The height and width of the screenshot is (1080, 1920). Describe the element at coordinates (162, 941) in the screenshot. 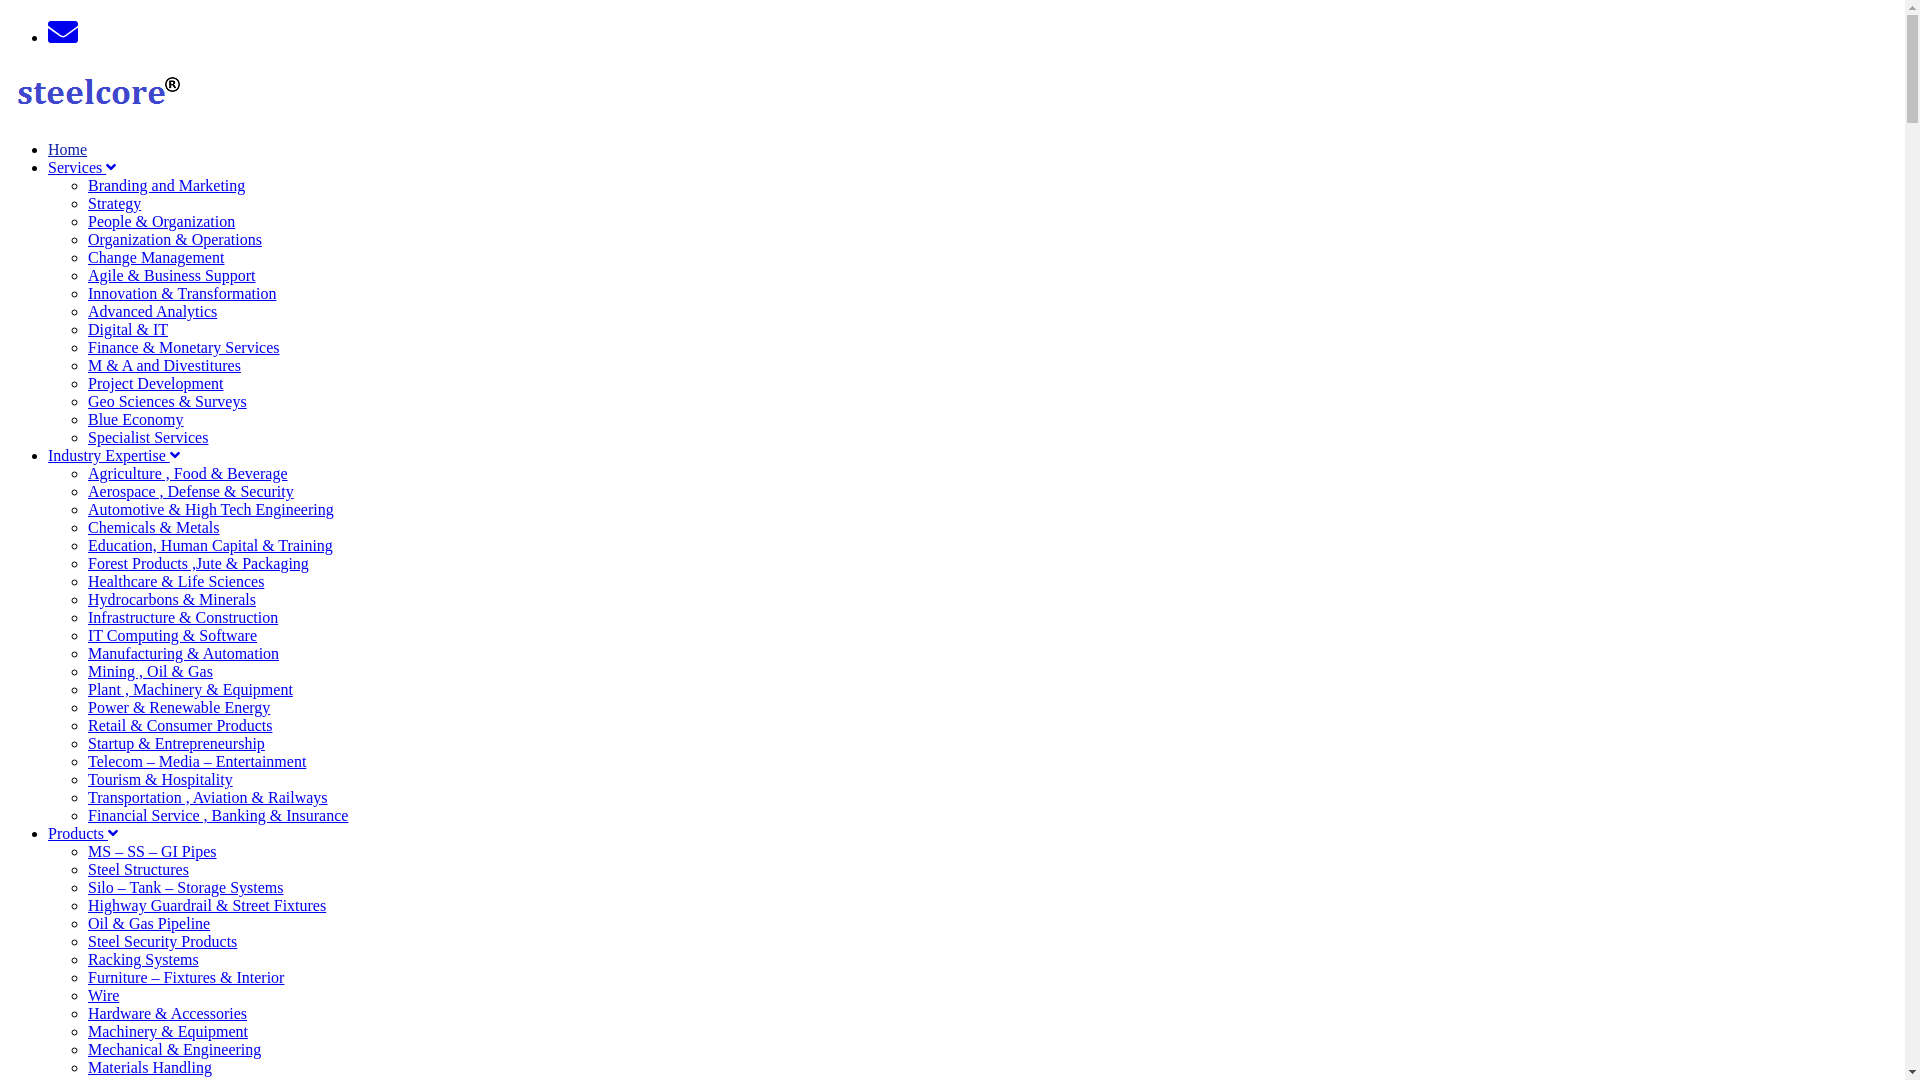

I see `'Steel Security Products'` at that location.